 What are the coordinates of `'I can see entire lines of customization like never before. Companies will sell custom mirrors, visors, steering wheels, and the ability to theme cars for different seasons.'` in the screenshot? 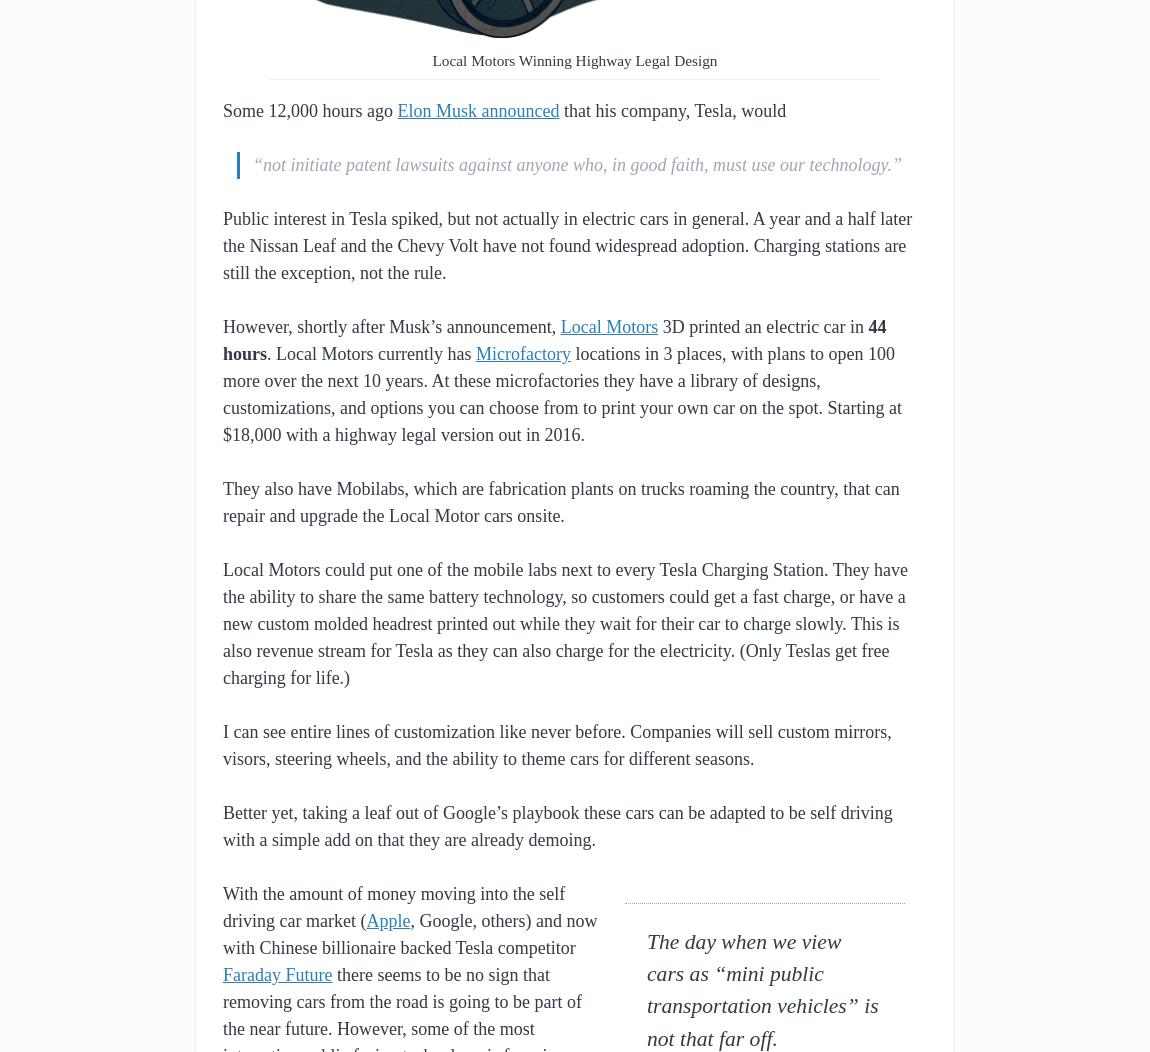 It's located at (556, 745).